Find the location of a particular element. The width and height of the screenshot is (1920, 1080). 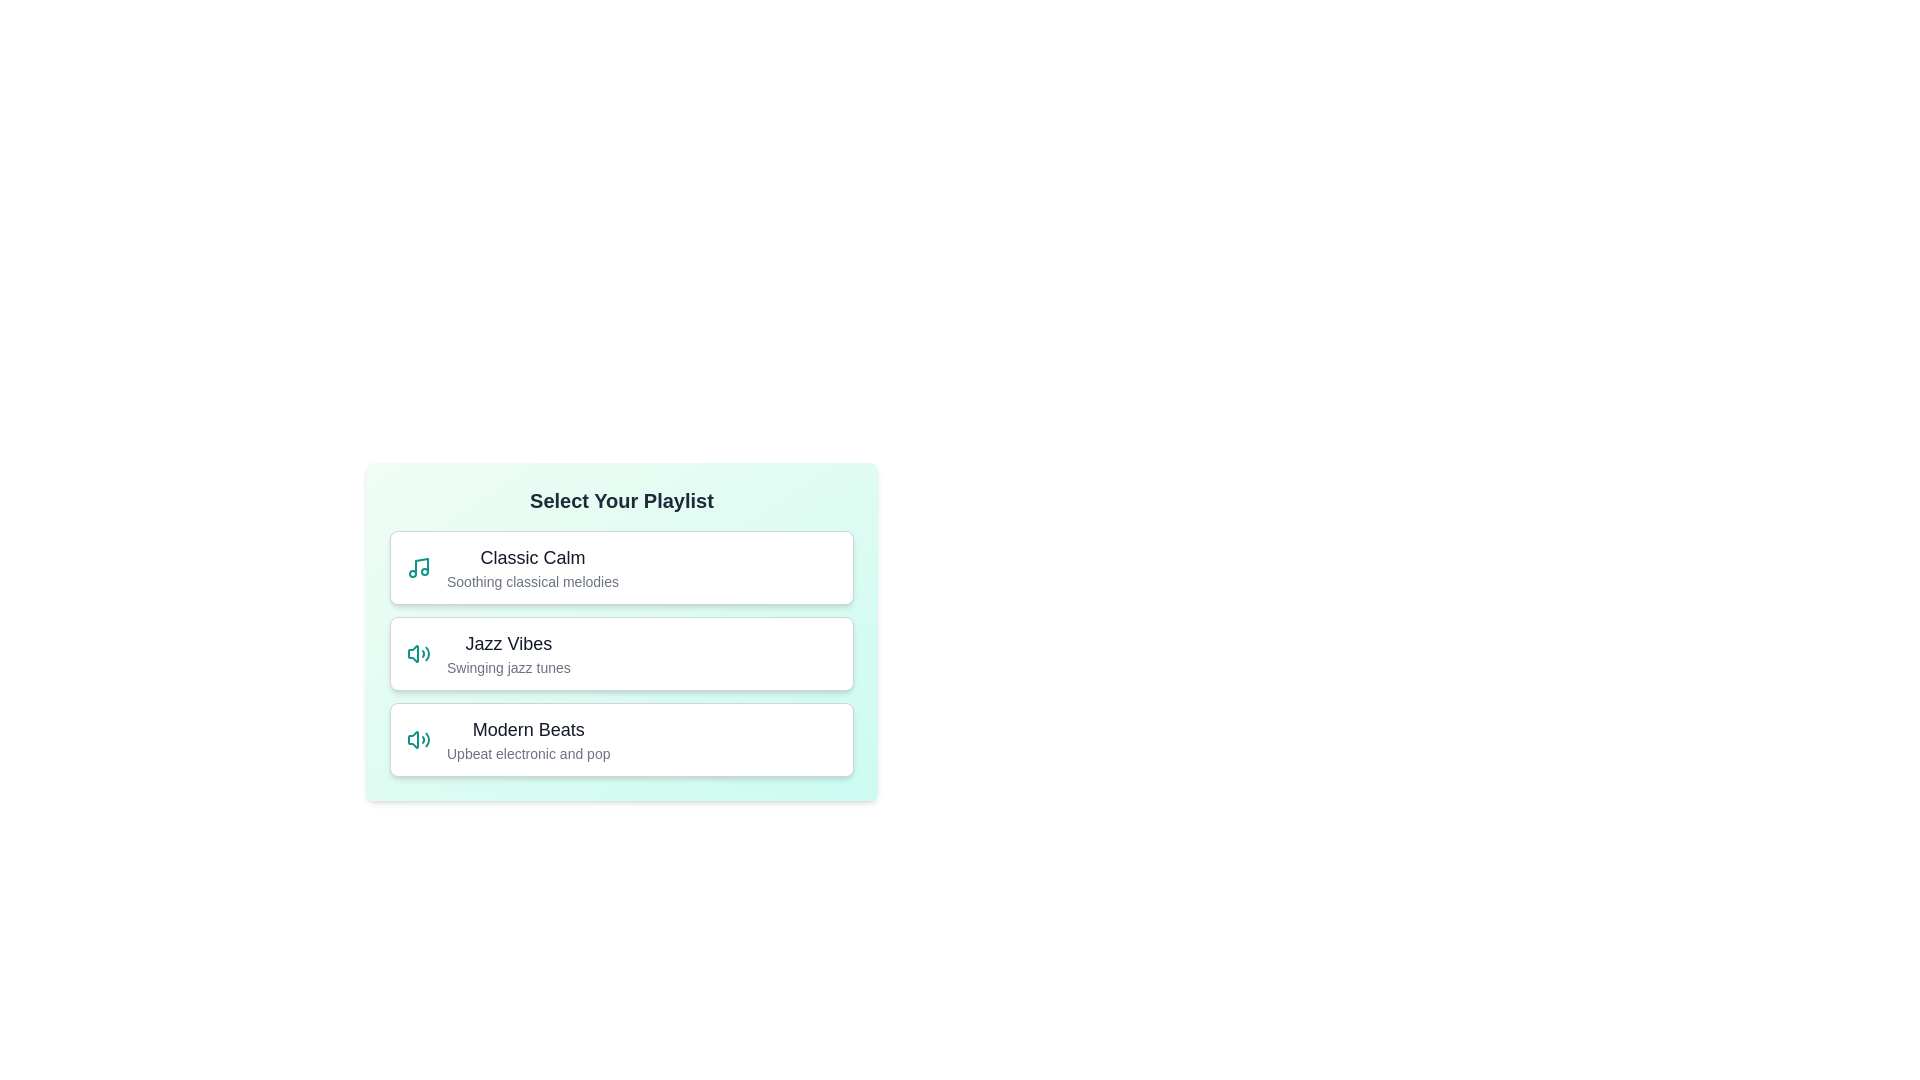

the second selectable card in the playlist selection interface is located at coordinates (621, 632).